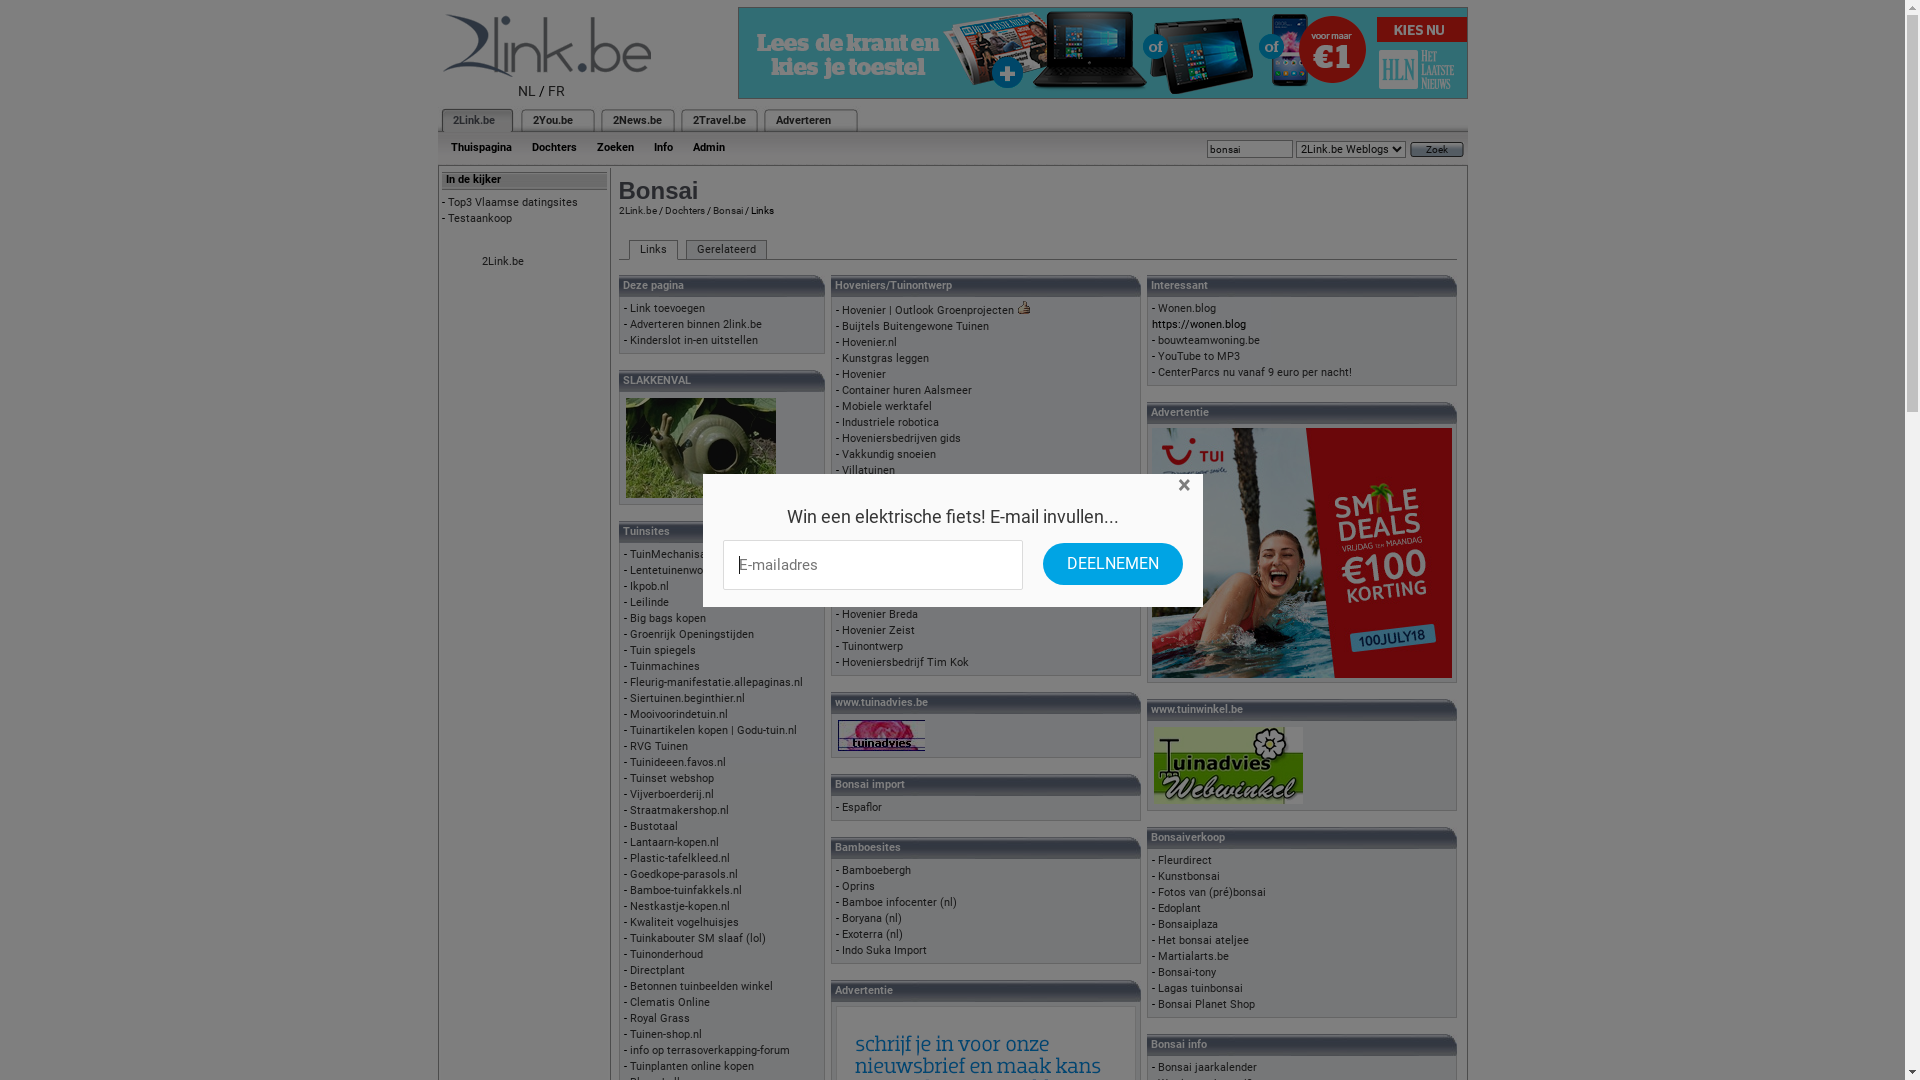  Describe the element at coordinates (480, 218) in the screenshot. I see `'Testaankoop'` at that location.